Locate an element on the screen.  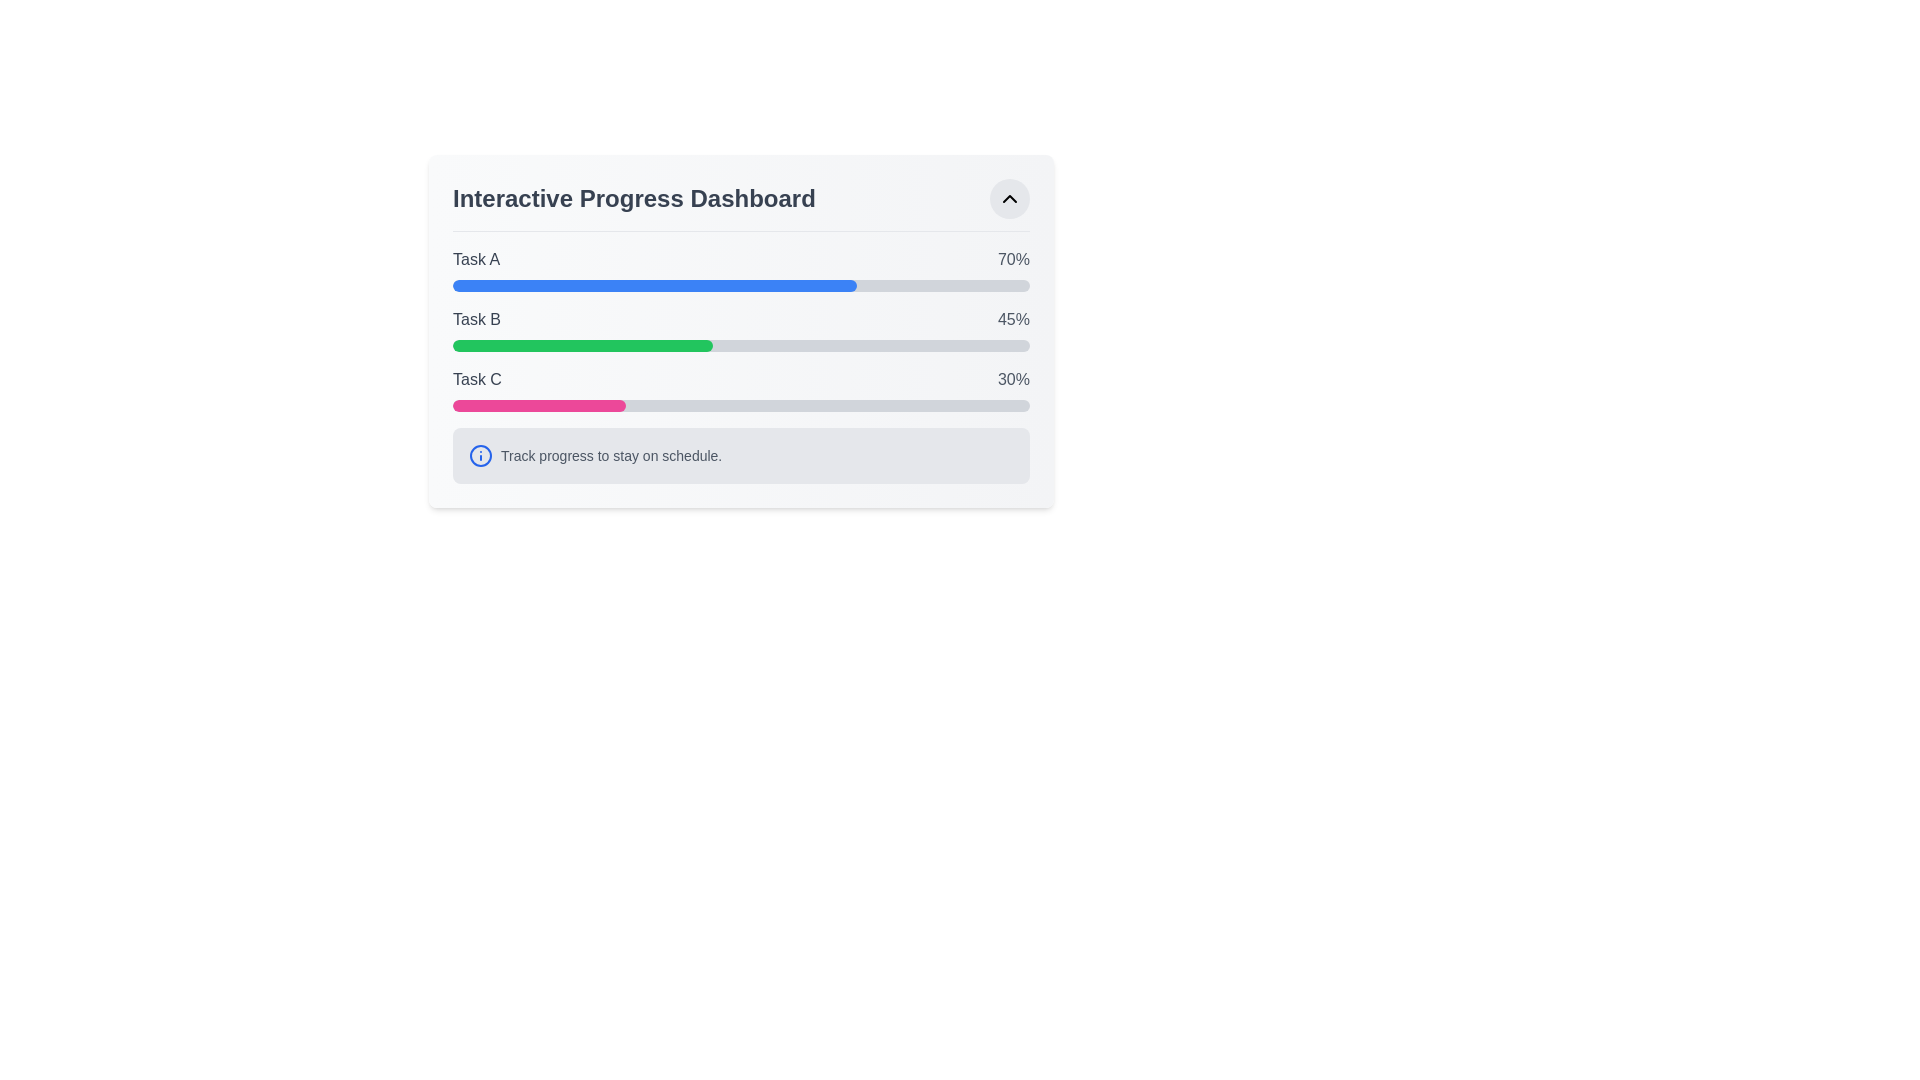
the text label displaying 'Task C' located in the third row of the progress dashboard, which is positioned adjacent to a pink progress bar is located at coordinates (476, 380).